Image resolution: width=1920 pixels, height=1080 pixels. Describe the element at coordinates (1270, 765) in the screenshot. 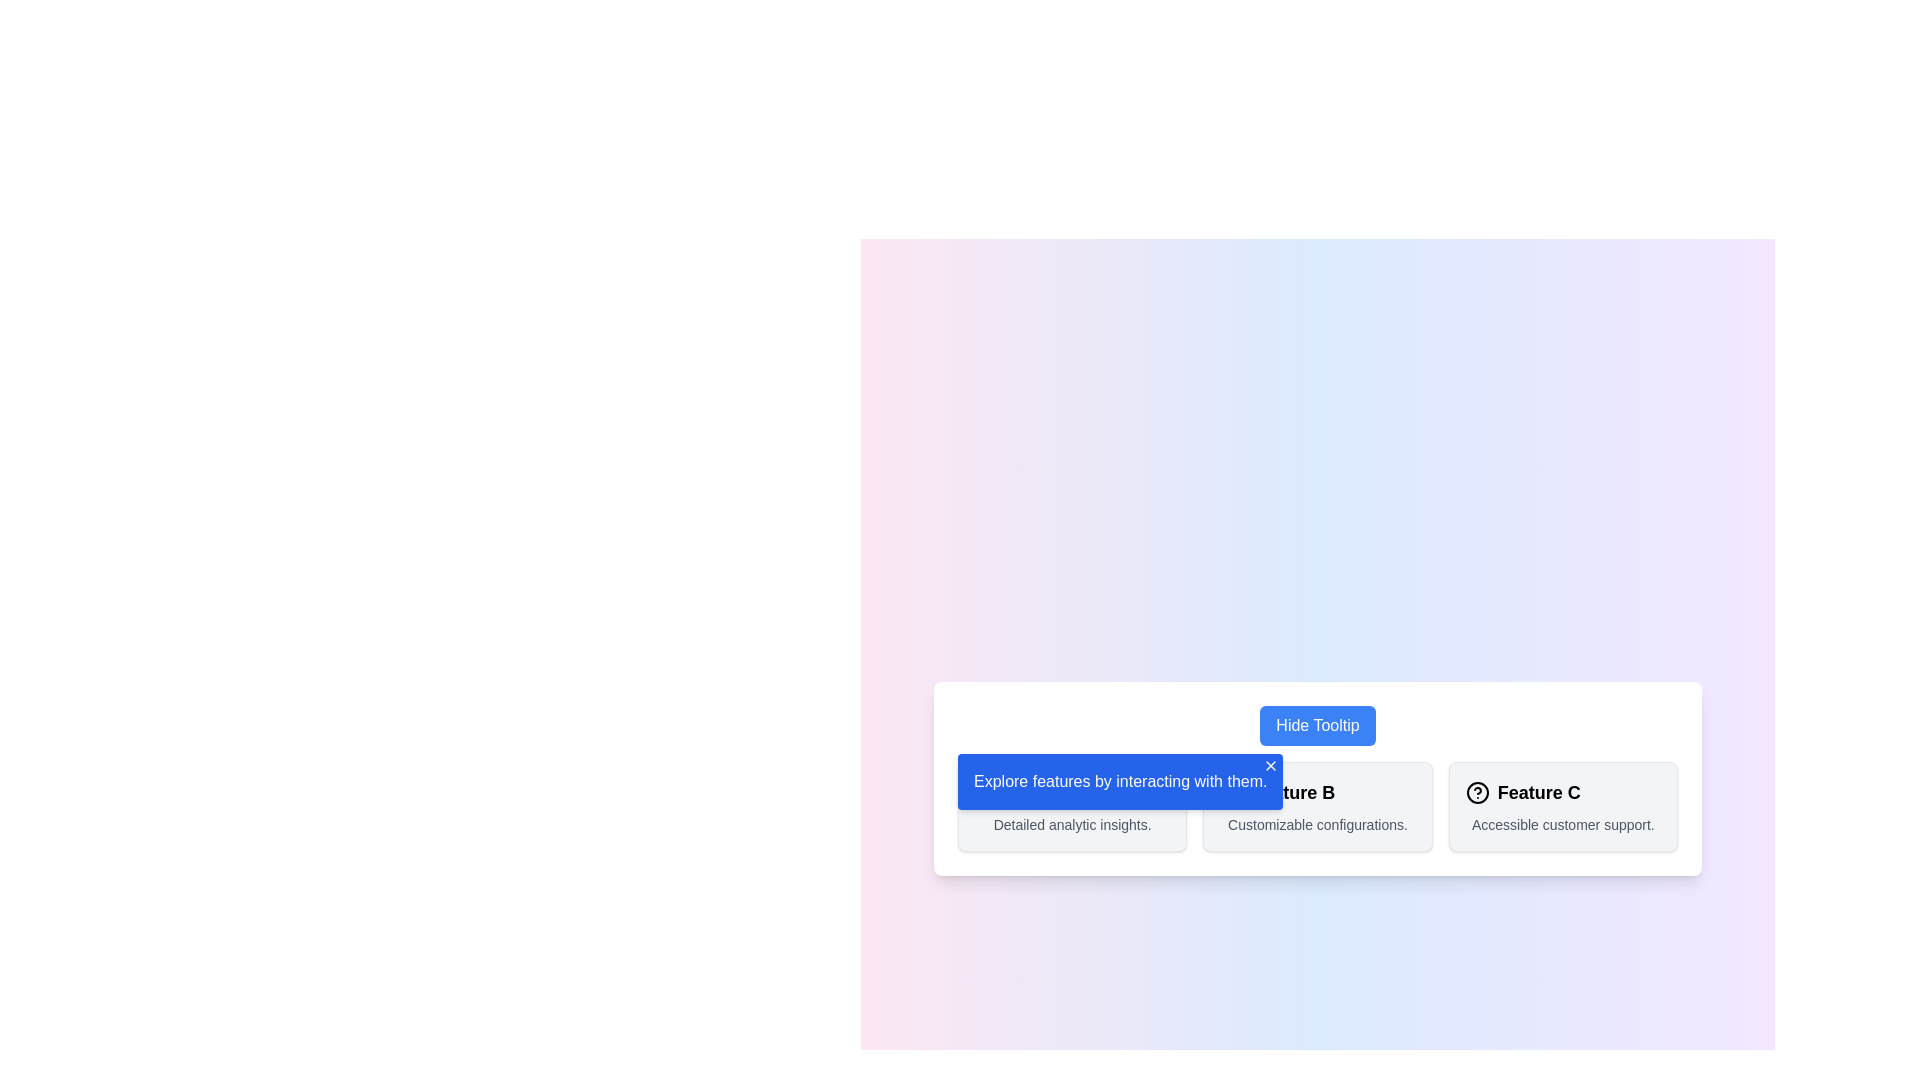

I see `the button located in the top-right corner of the blue tooltip that reads 'Explore features by interacting with them'` at that location.